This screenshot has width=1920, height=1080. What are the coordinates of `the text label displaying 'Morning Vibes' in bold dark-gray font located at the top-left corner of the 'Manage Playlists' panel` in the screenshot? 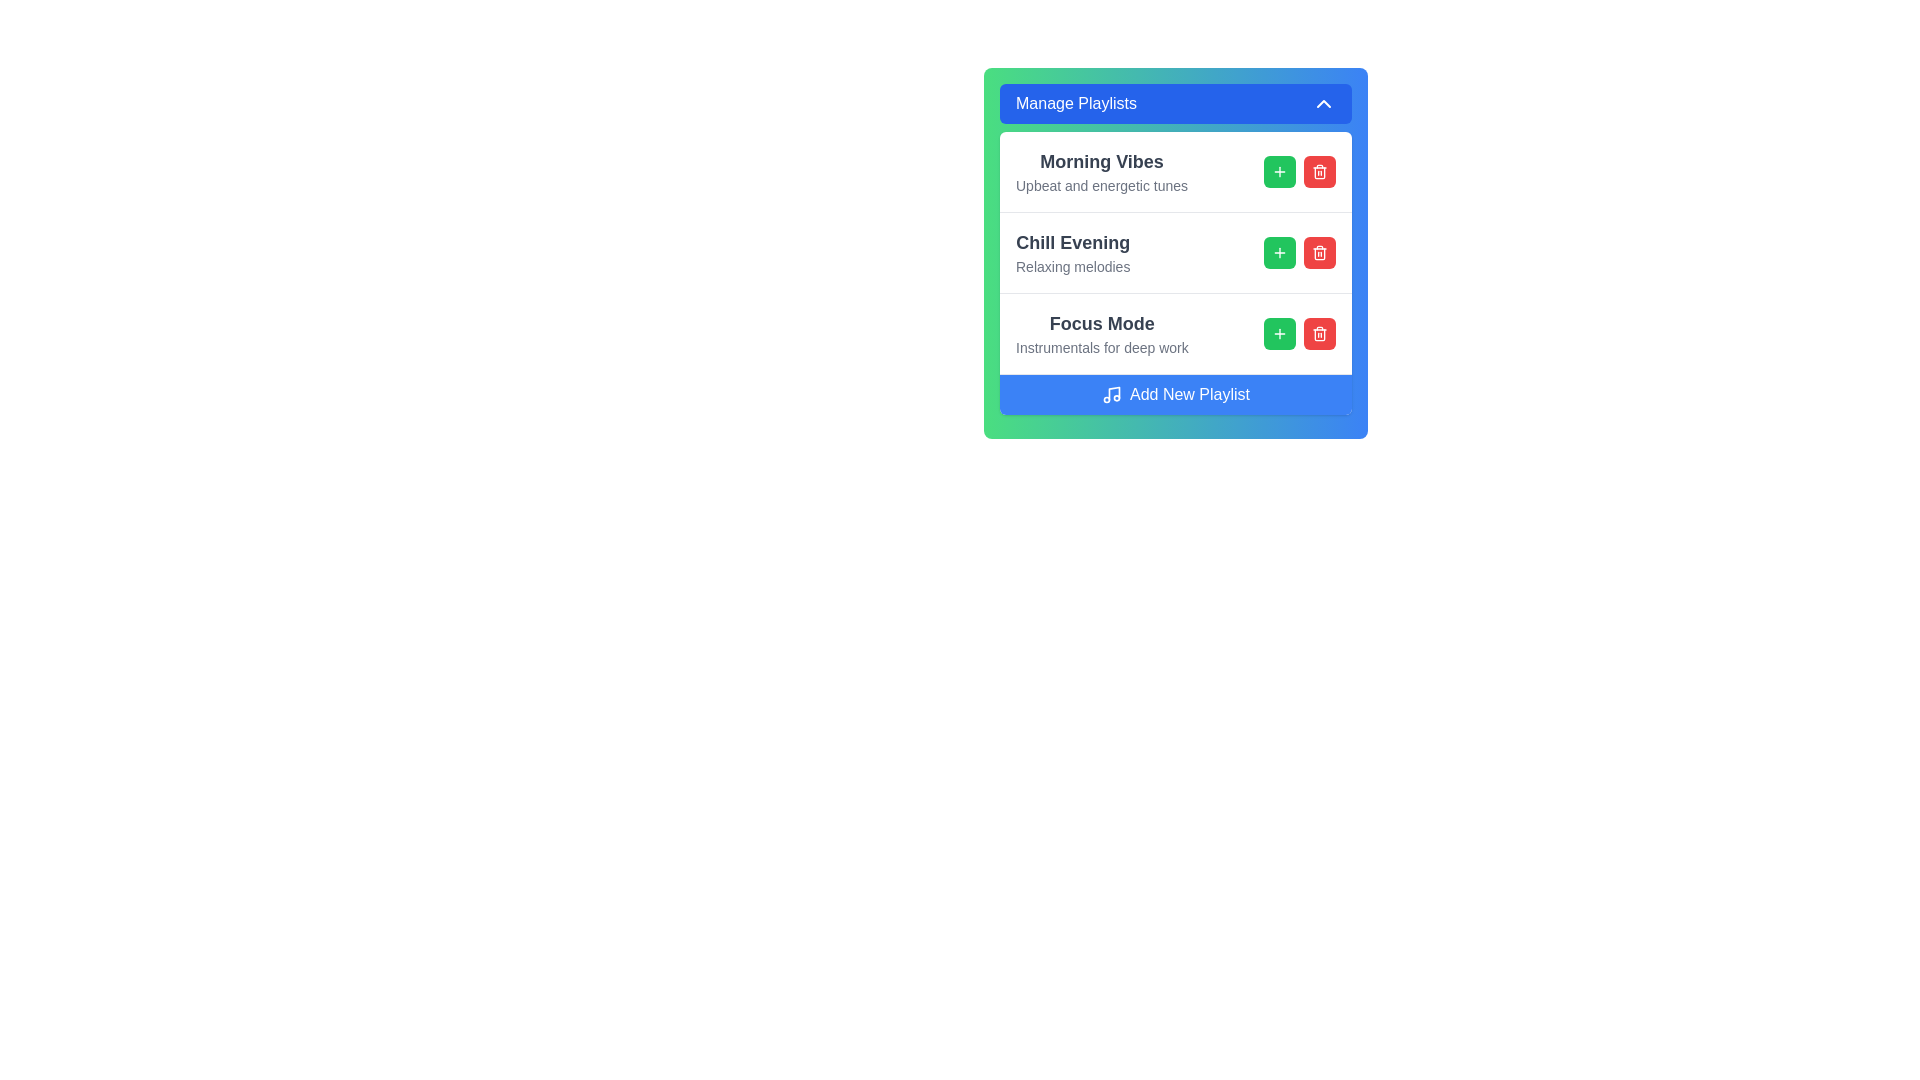 It's located at (1101, 161).